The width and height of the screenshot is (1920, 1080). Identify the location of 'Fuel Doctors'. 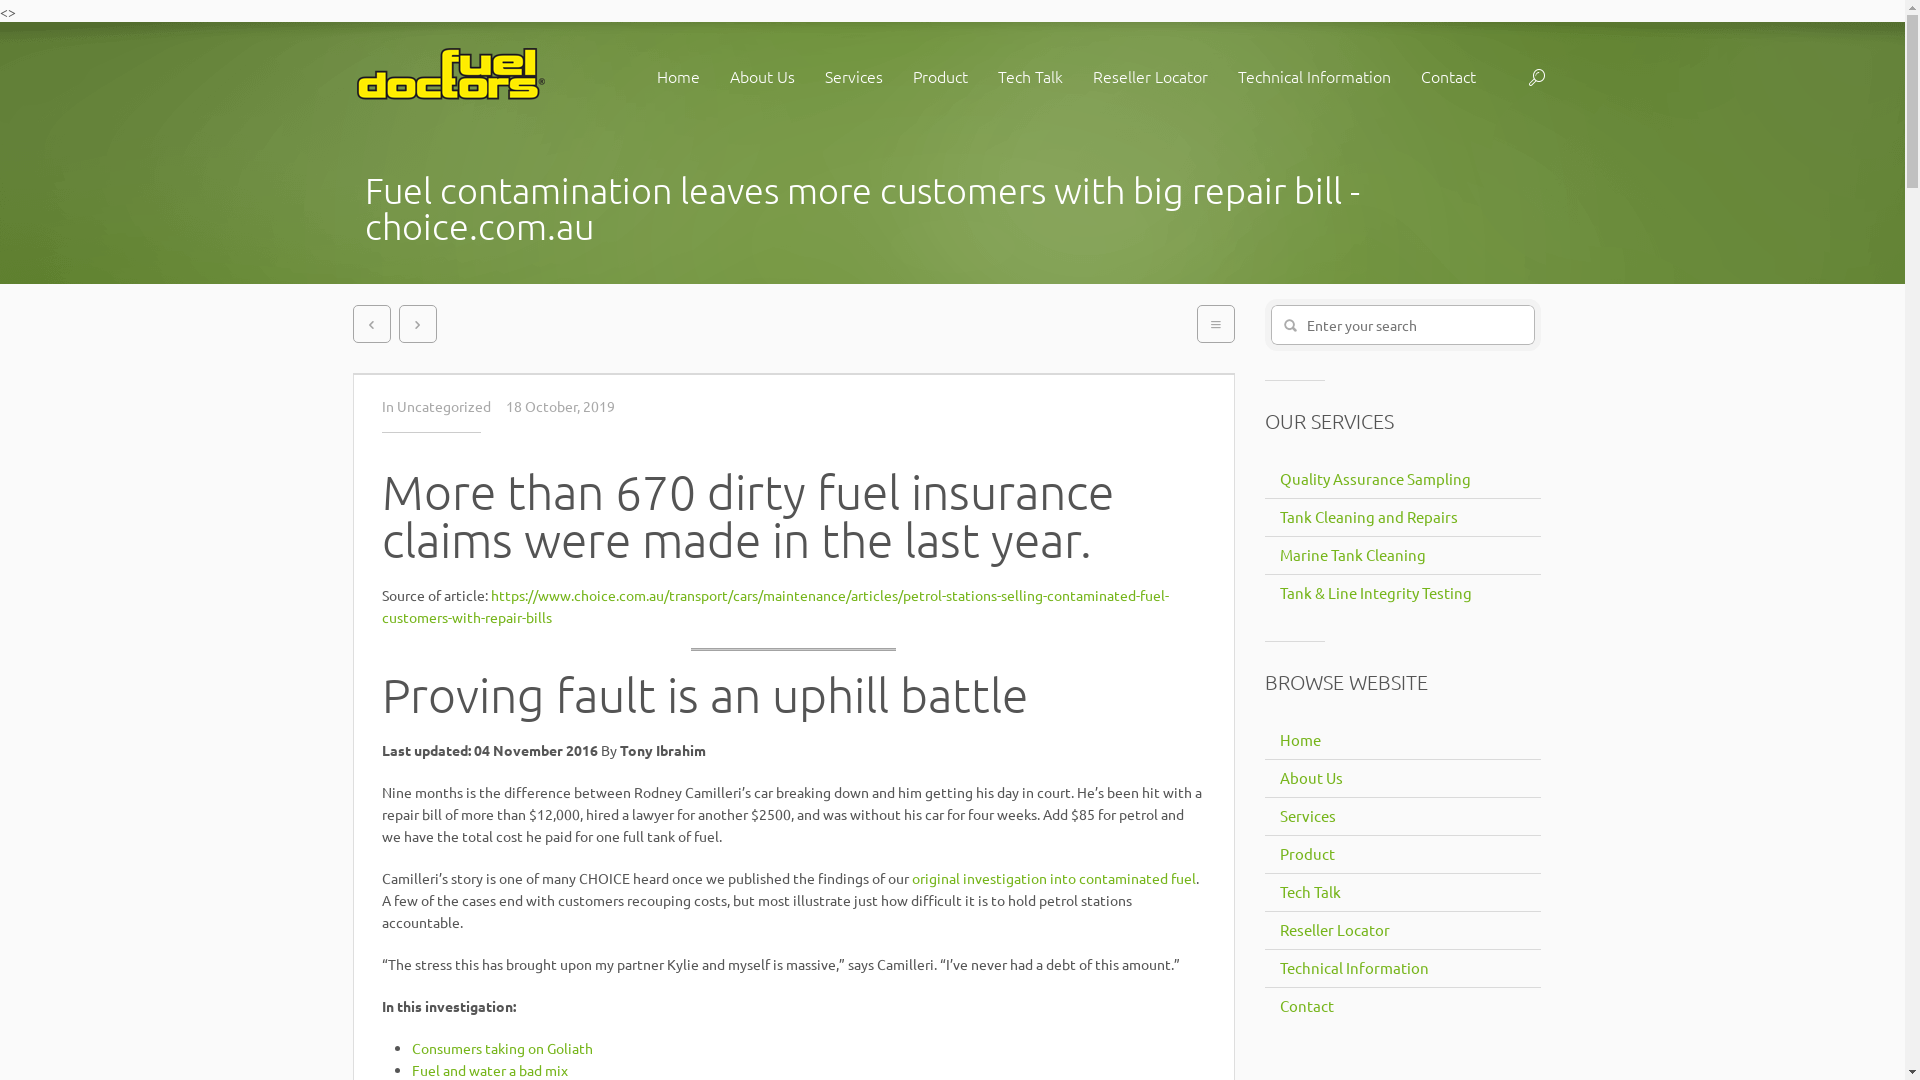
(351, 76).